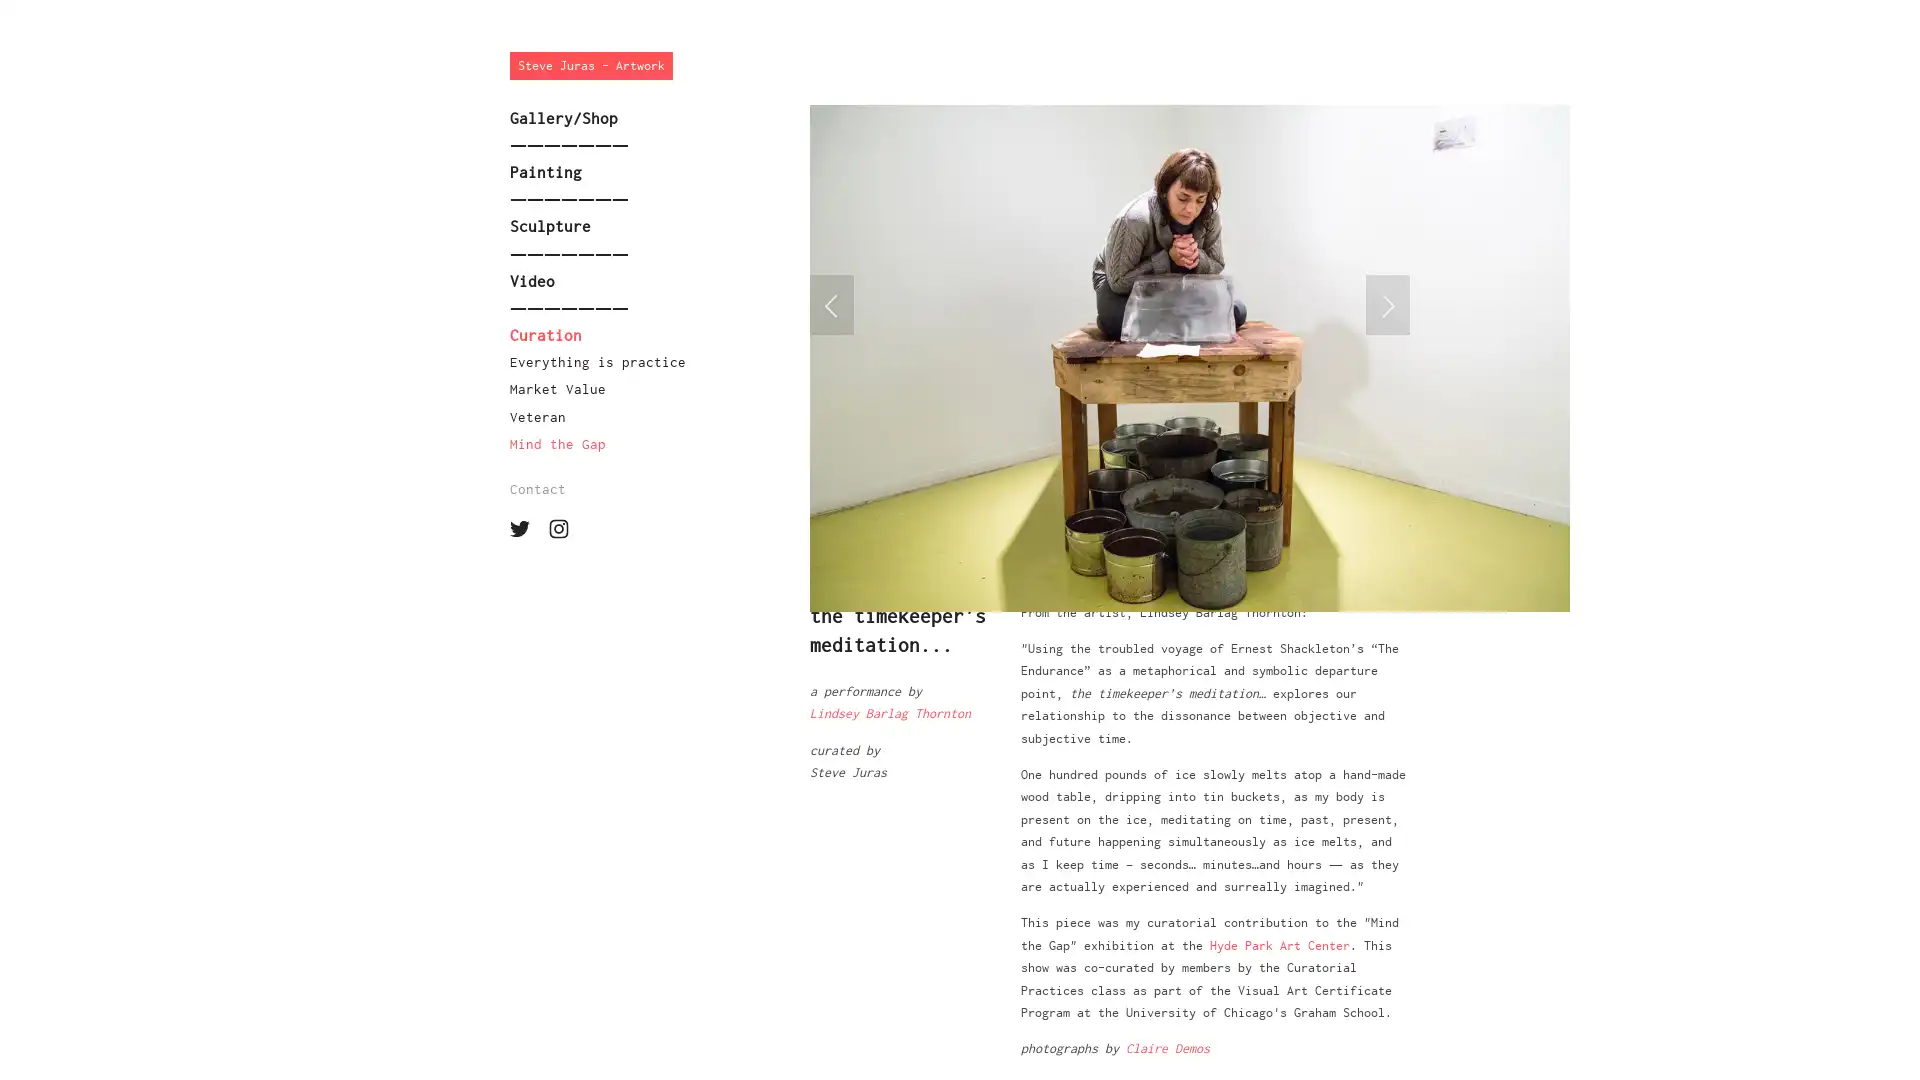  I want to click on Previous Slide, so click(831, 330).